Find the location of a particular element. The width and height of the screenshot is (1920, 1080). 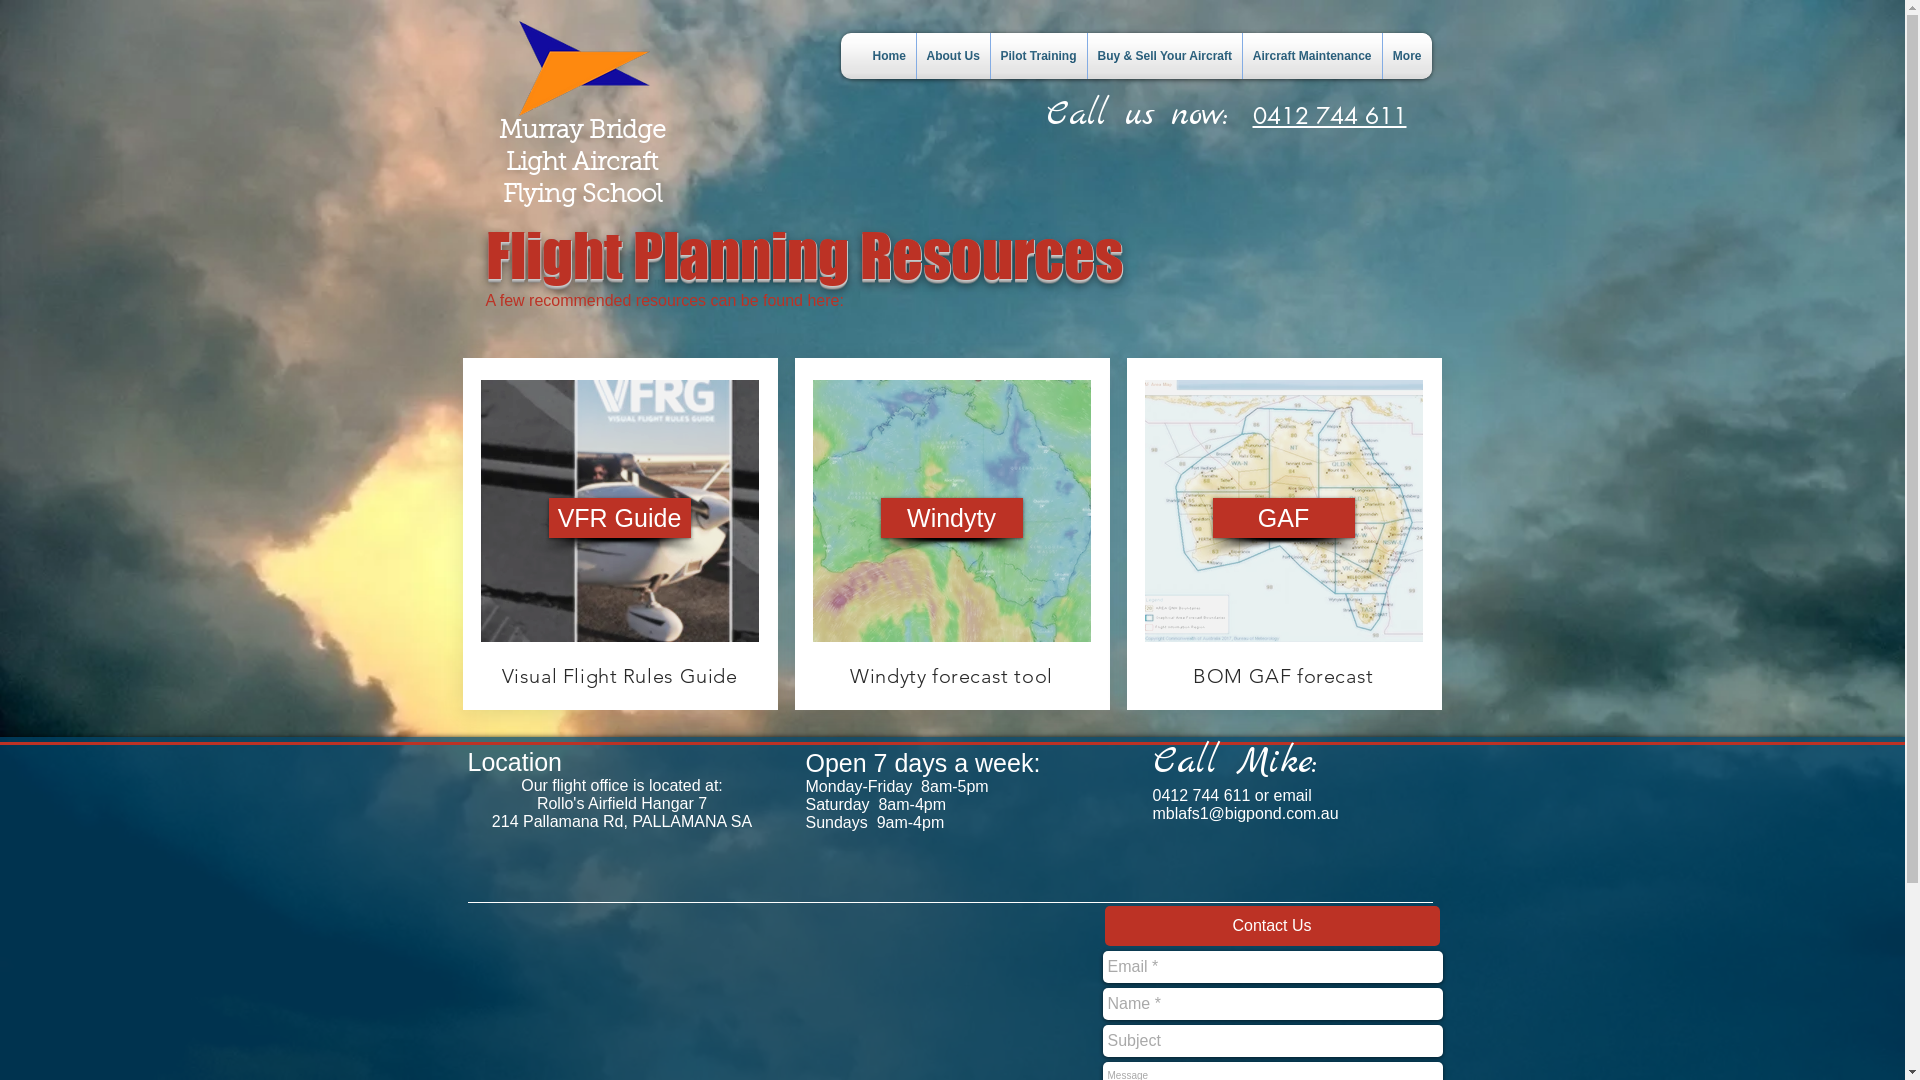

'Aircraft Maintenance' is located at coordinates (1311, 55).